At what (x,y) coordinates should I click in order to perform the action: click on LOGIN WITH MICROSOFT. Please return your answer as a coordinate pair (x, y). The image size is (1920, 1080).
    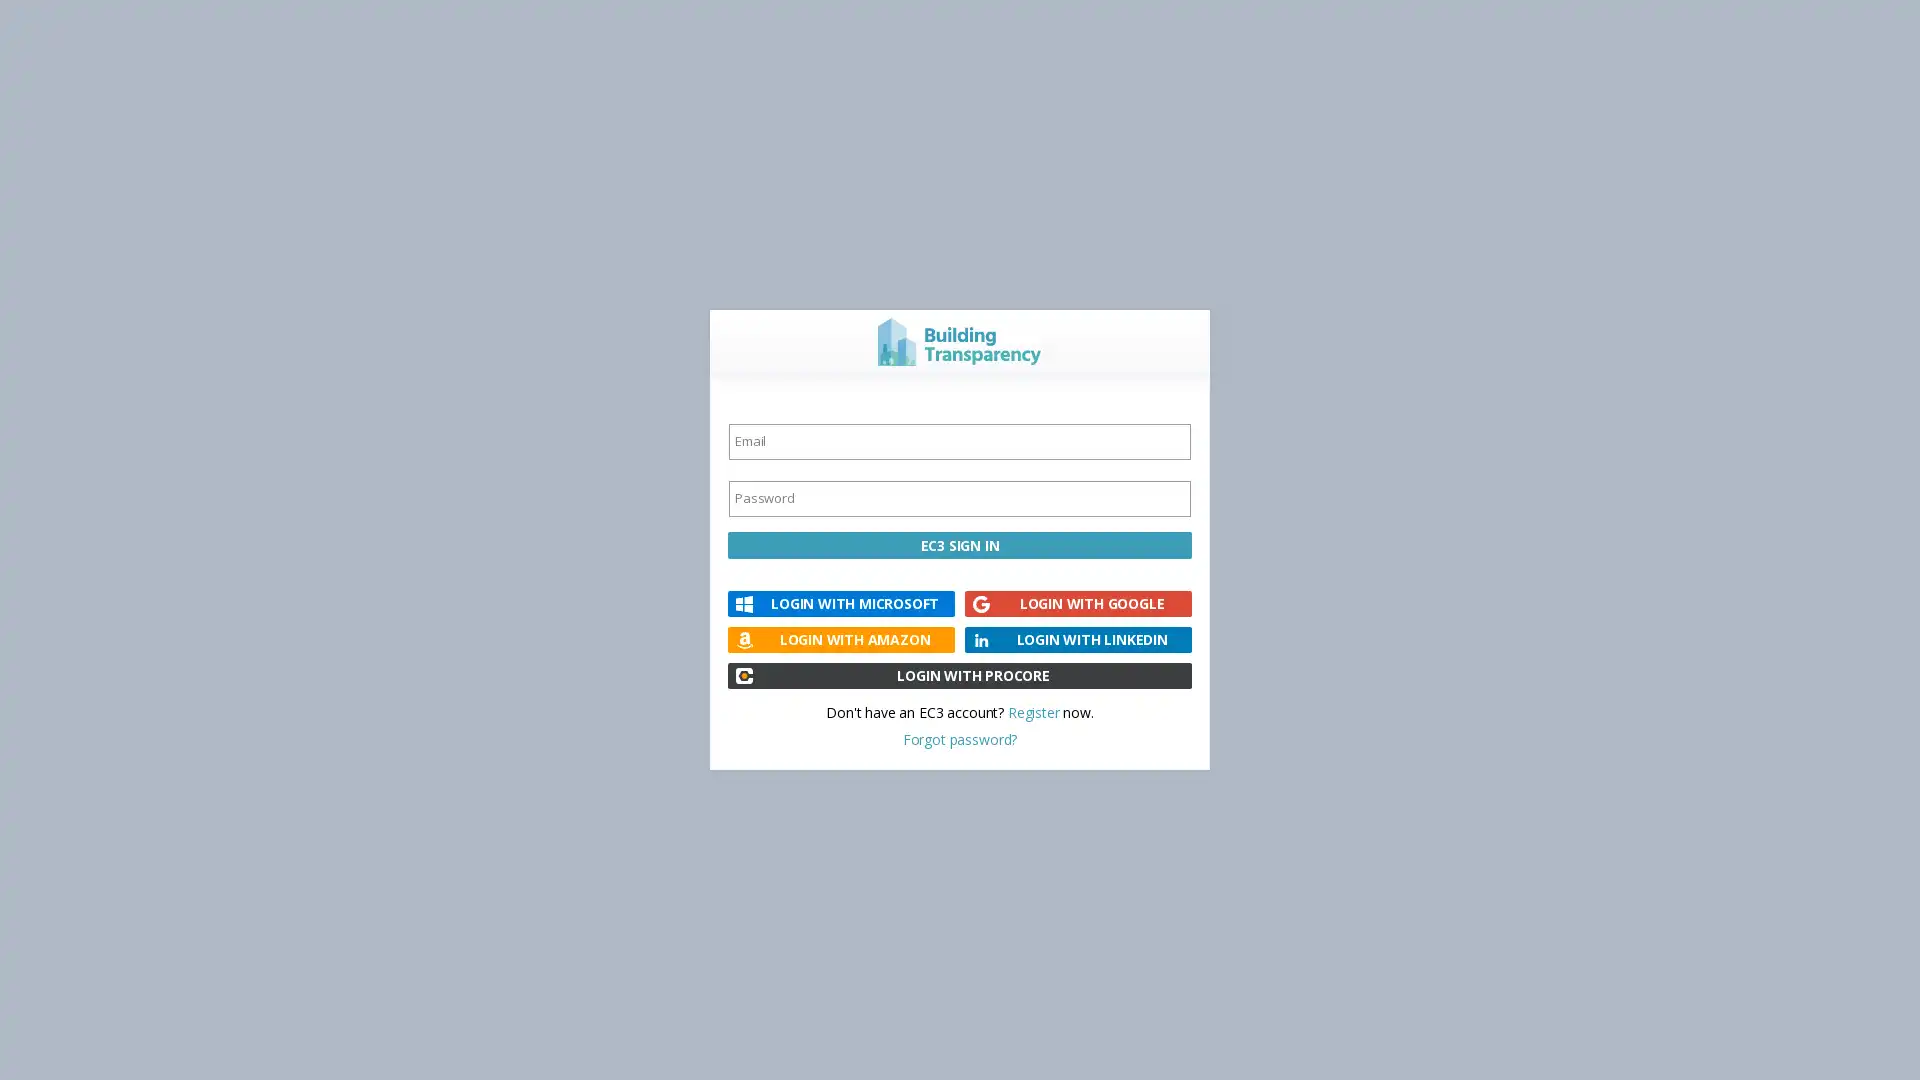
    Looking at the image, I should click on (841, 597).